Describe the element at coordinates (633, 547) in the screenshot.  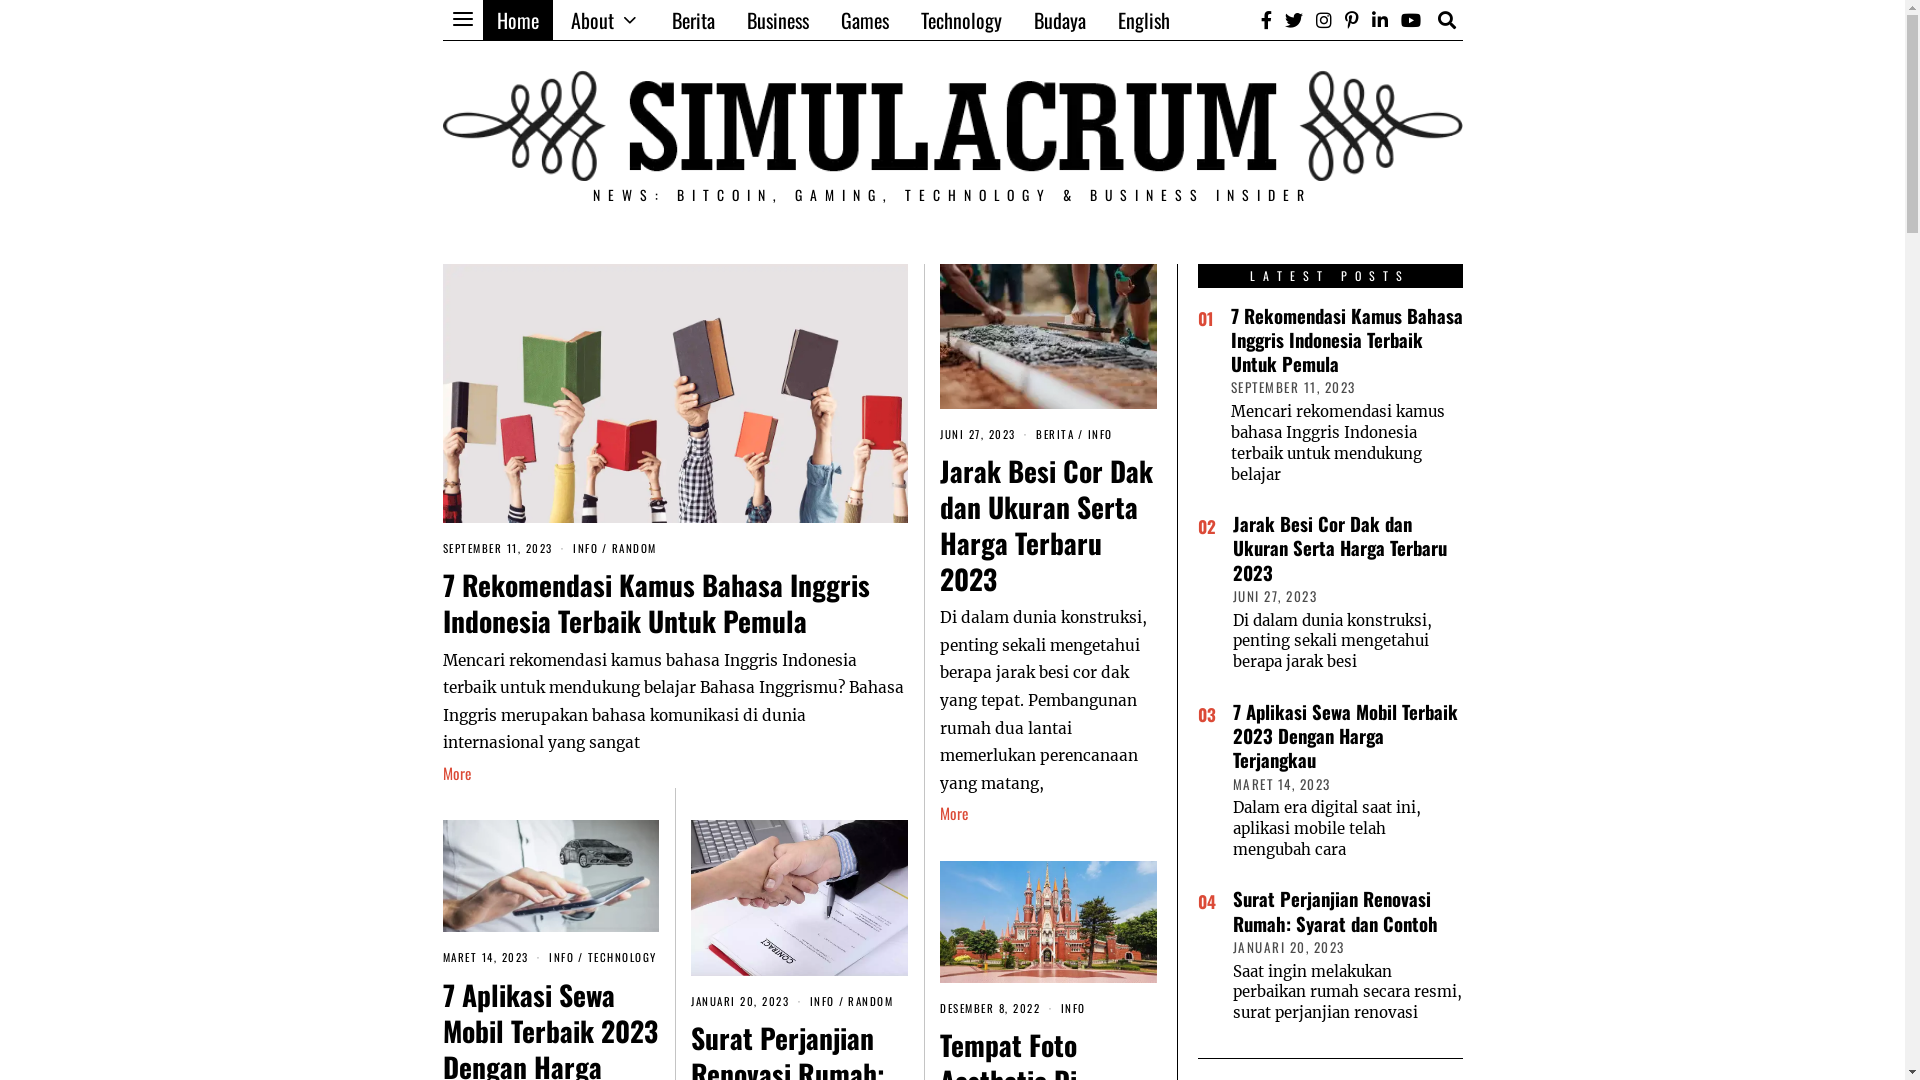
I see `'RANDOM'` at that location.